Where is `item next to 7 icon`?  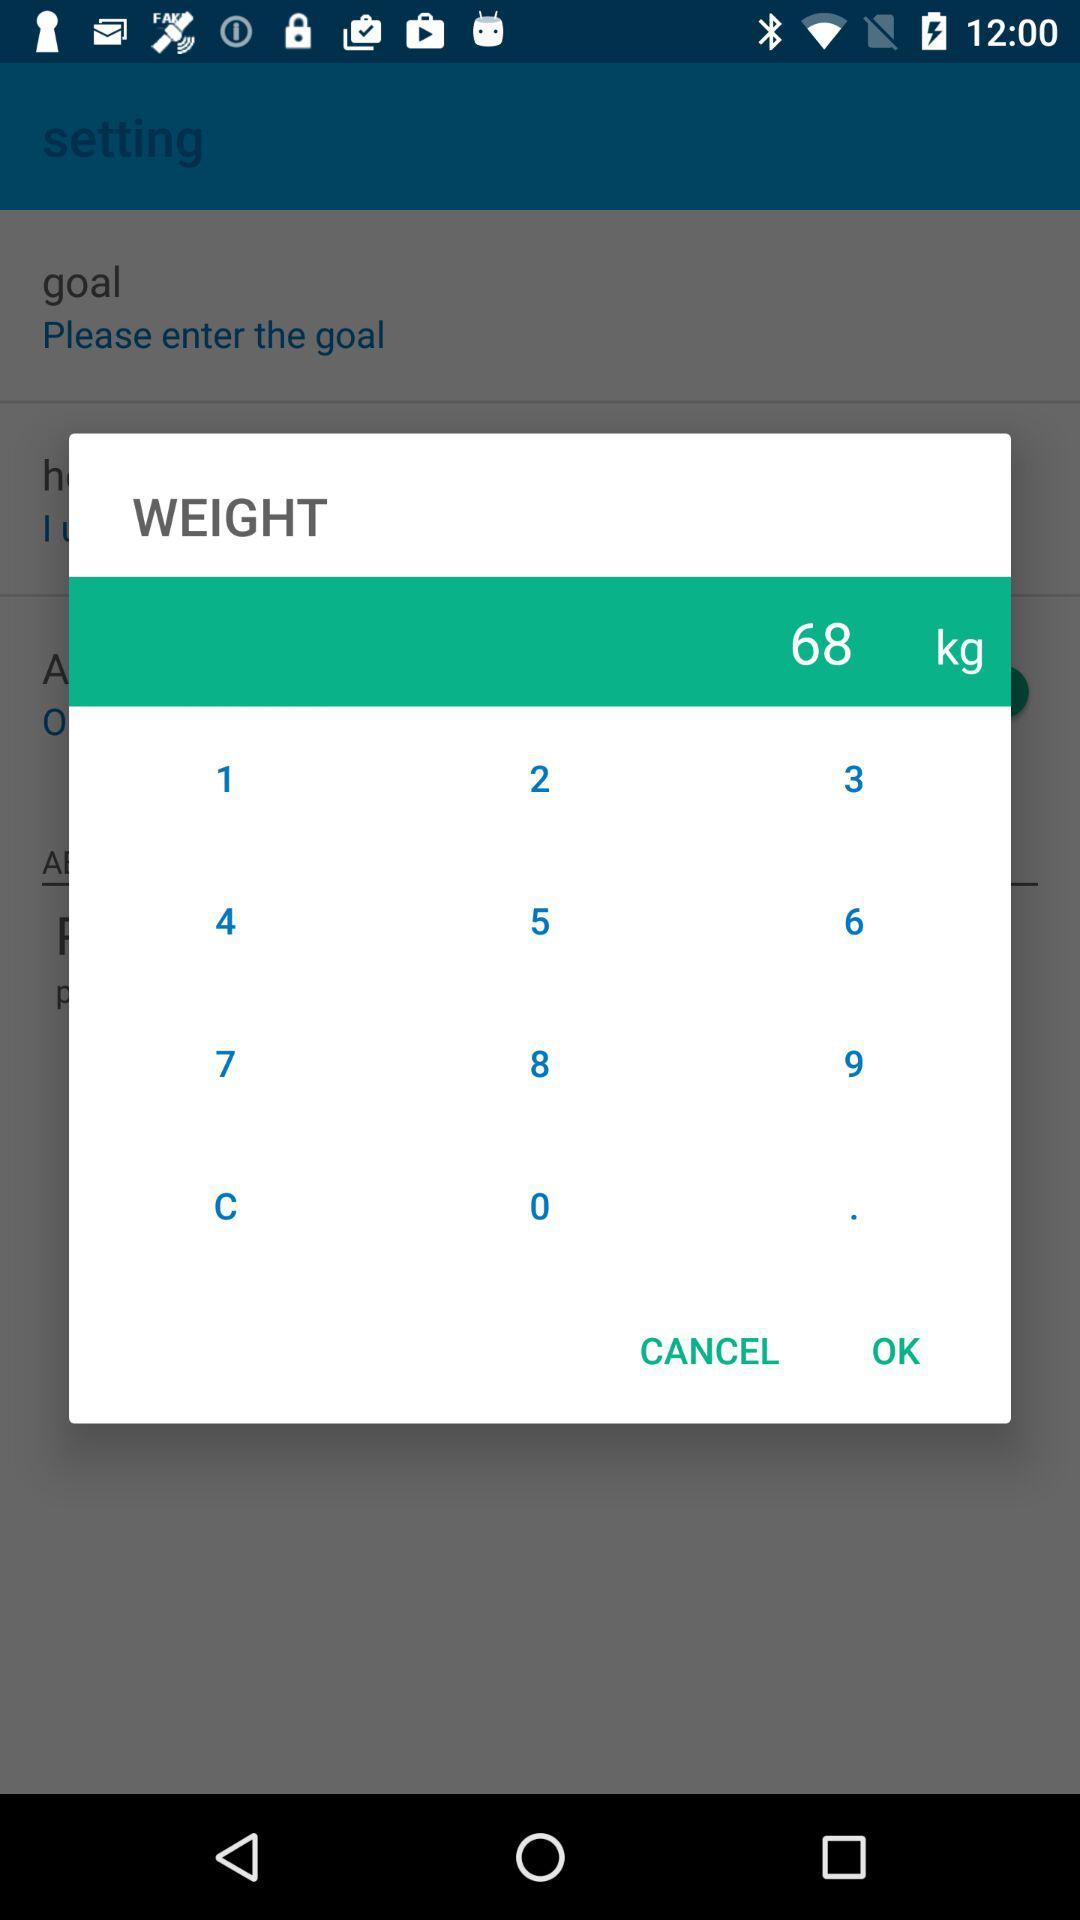
item next to 7 icon is located at coordinates (540, 1204).